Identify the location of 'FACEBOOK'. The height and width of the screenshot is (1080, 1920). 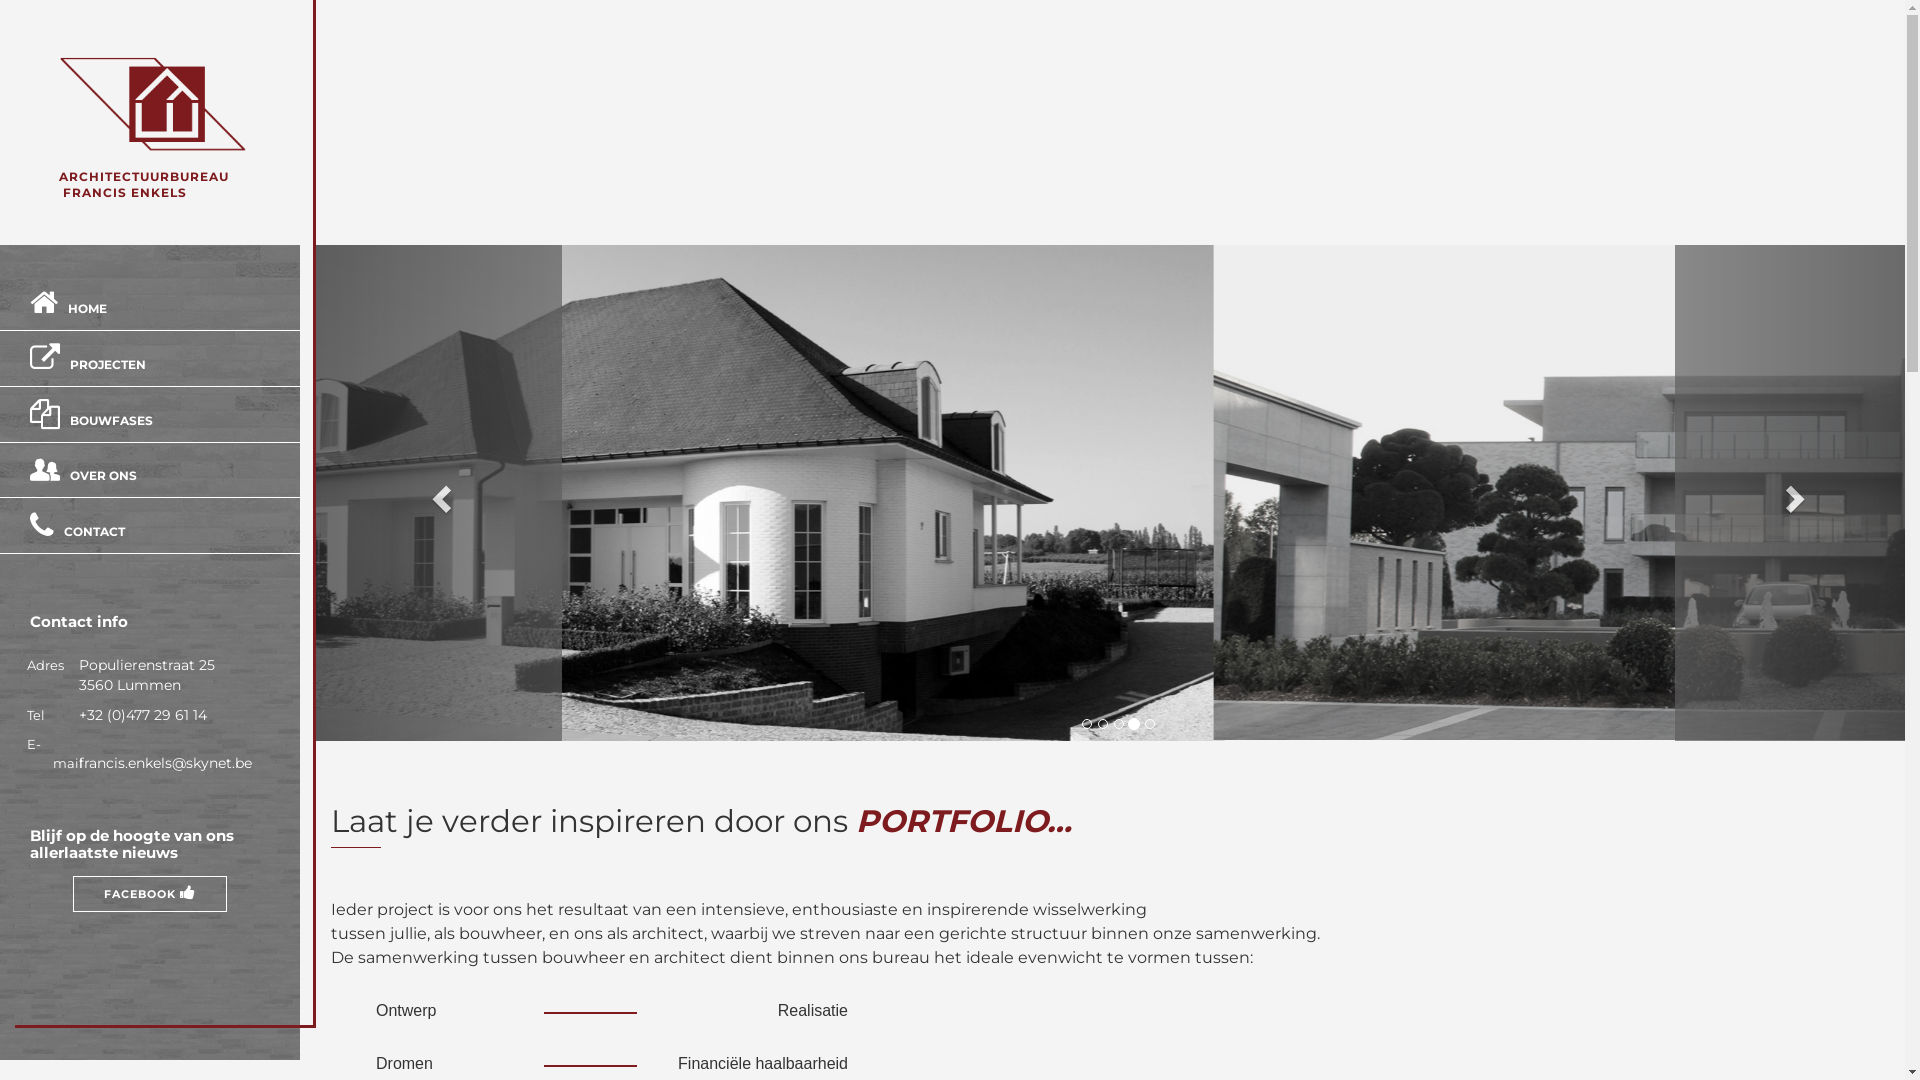
(148, 893).